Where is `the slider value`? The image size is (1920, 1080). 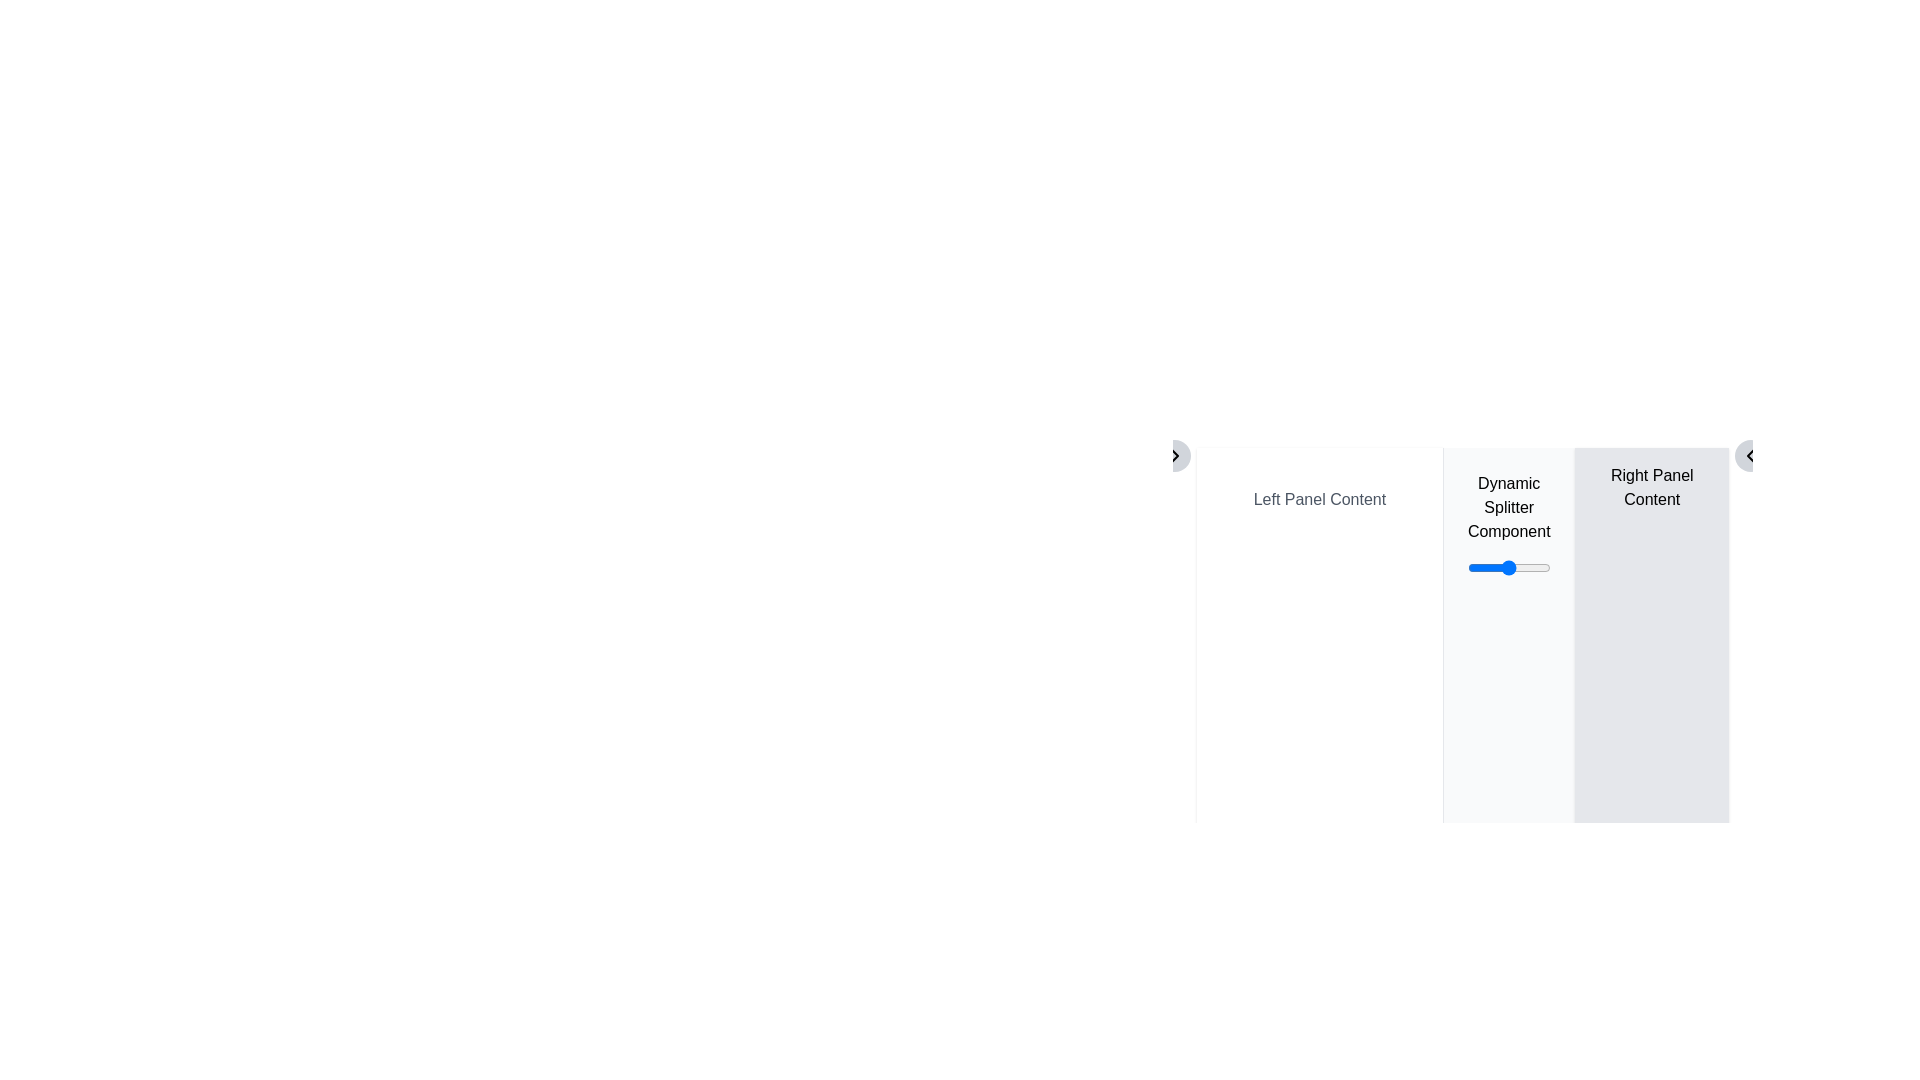
the slider value is located at coordinates (1486, 567).